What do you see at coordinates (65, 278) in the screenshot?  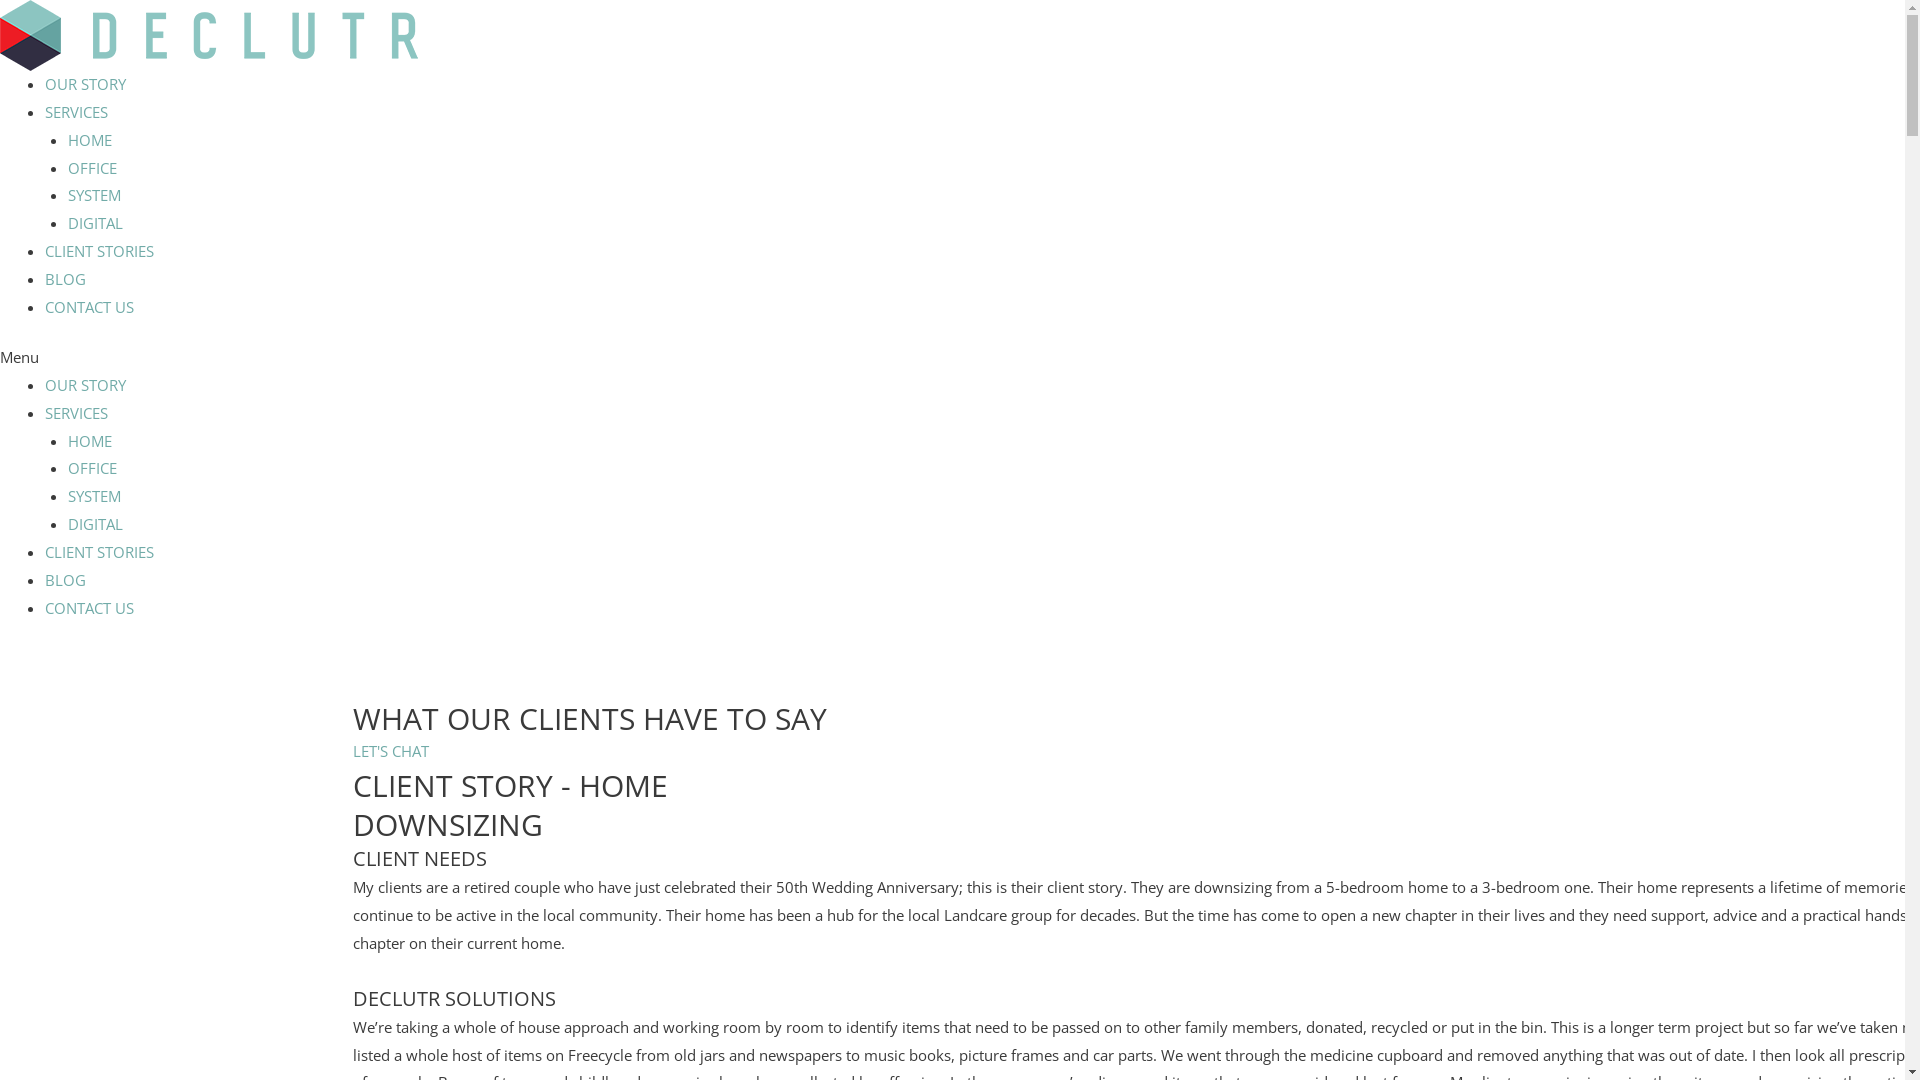 I see `'BLOG'` at bounding box center [65, 278].